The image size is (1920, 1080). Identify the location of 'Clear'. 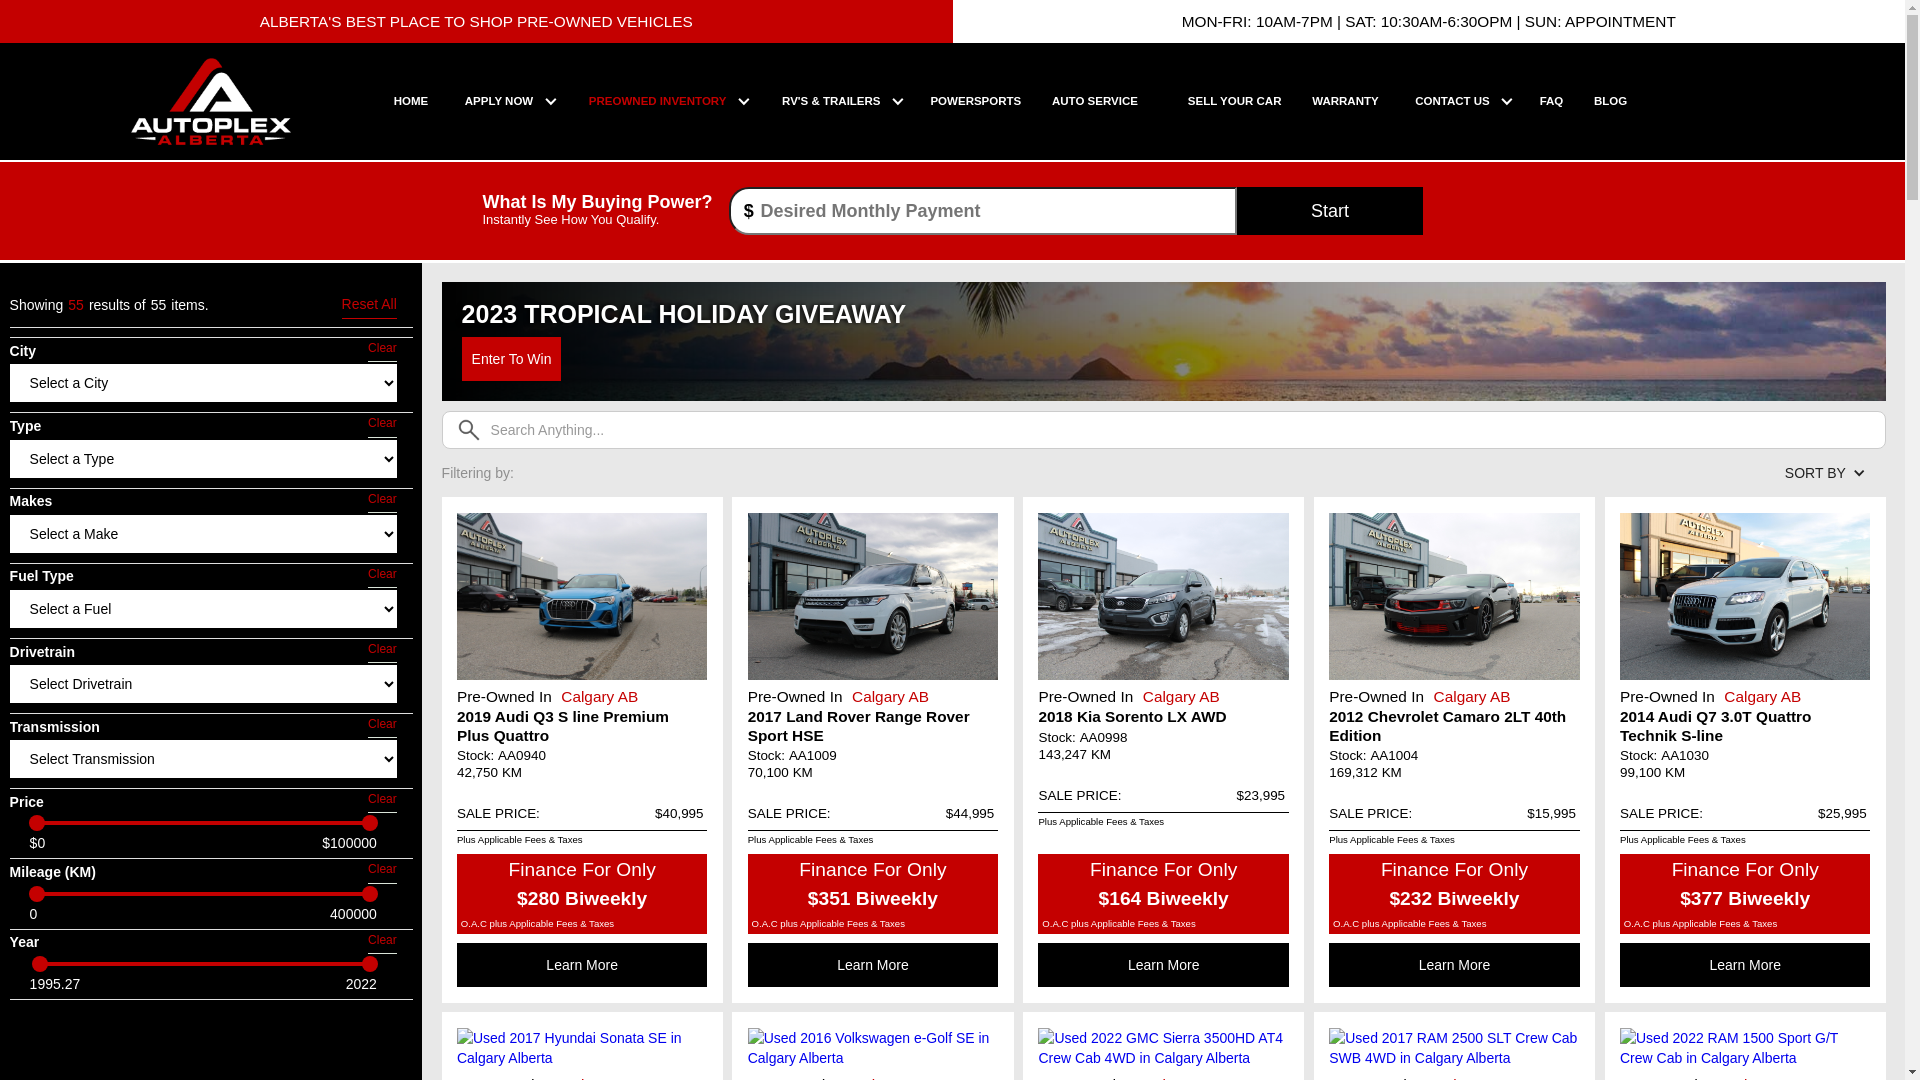
(382, 349).